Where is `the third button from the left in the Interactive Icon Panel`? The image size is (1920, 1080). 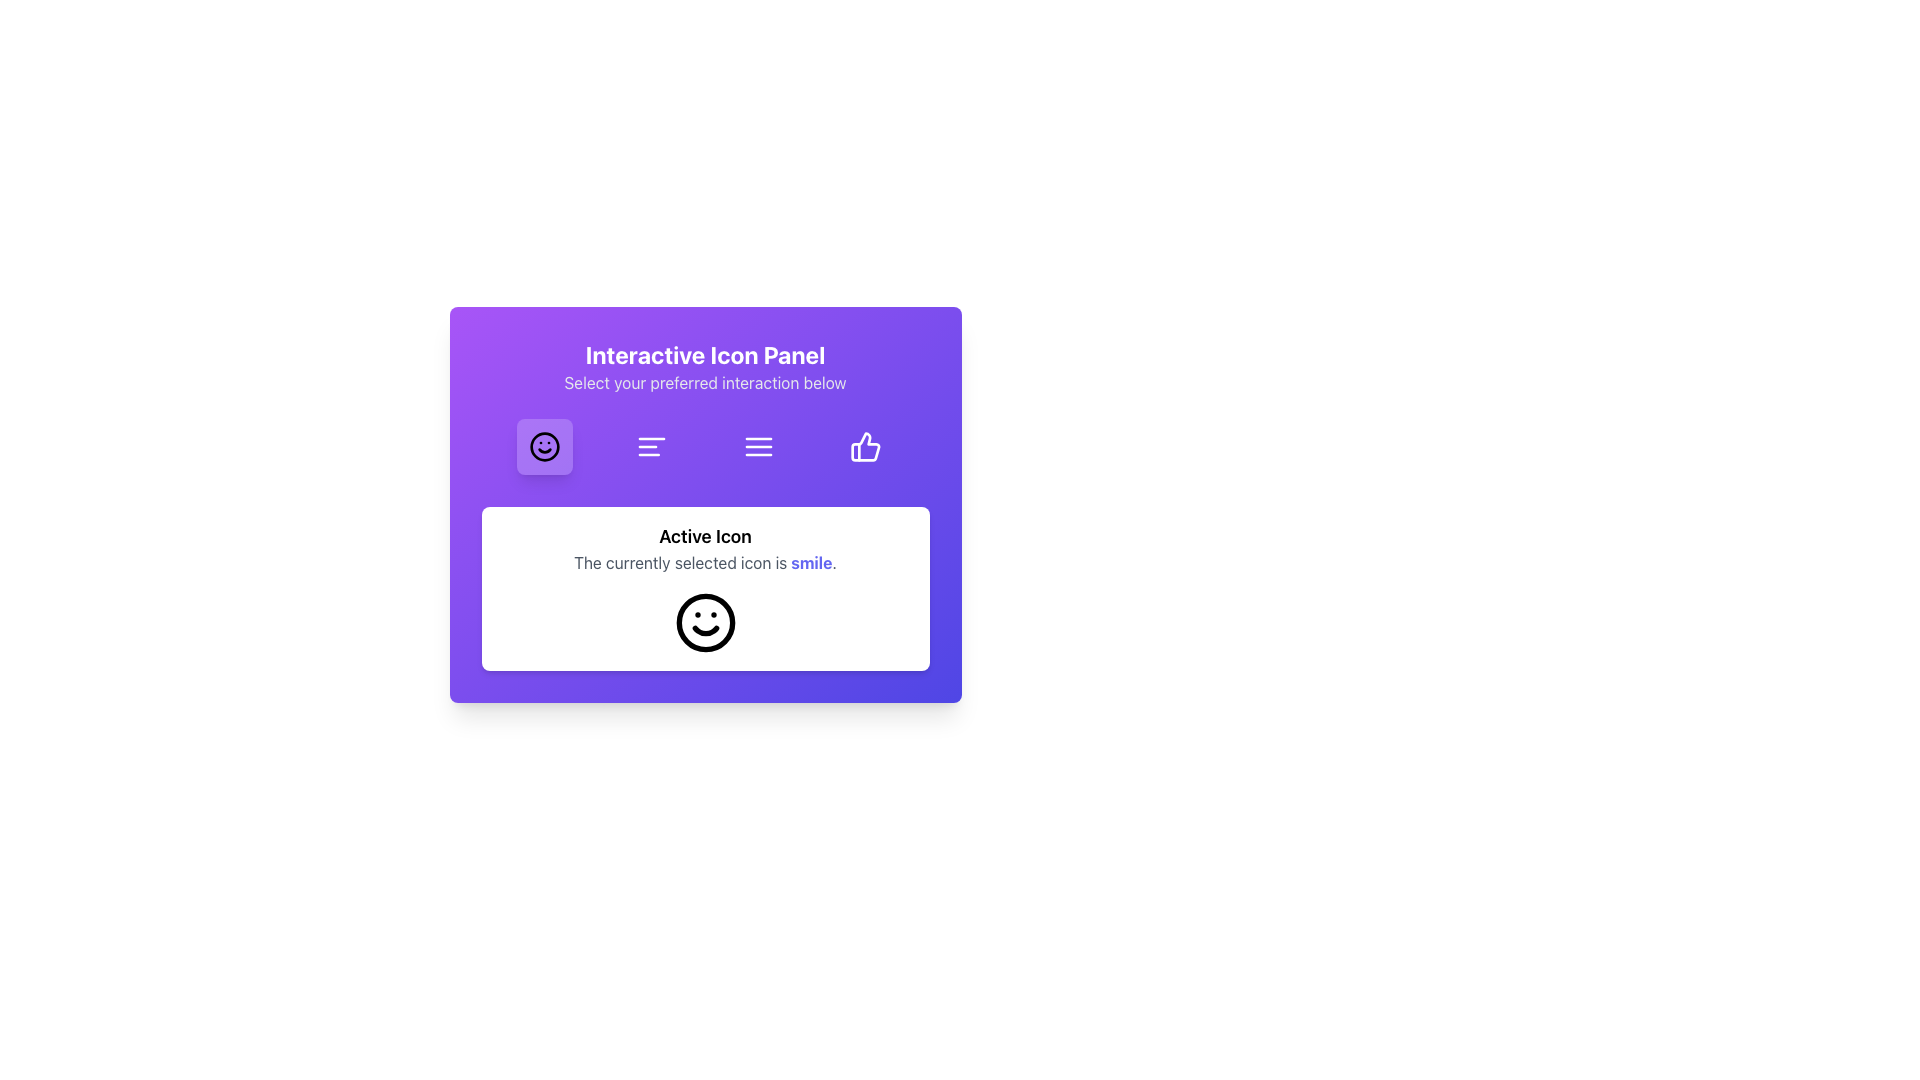 the third button from the left in the Interactive Icon Panel is located at coordinates (757, 446).